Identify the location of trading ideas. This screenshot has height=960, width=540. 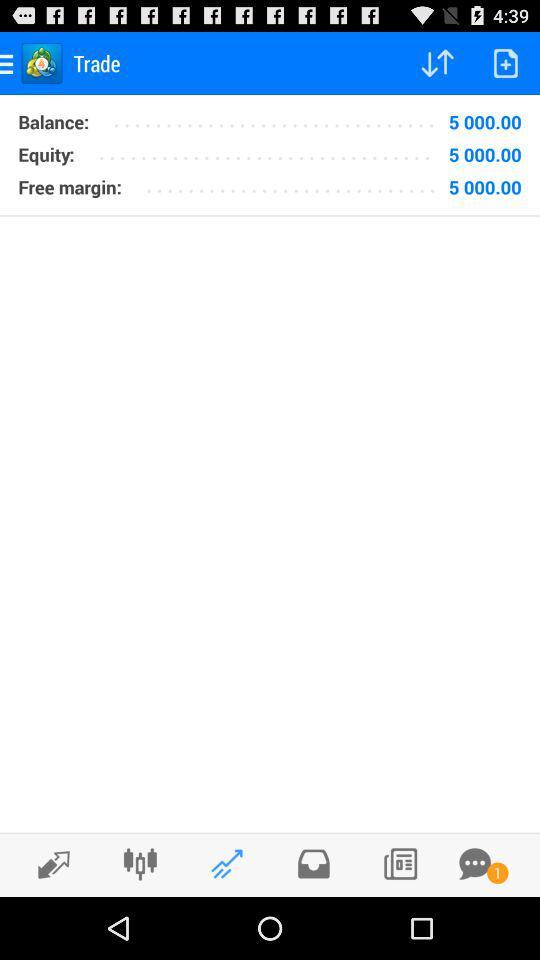
(226, 863).